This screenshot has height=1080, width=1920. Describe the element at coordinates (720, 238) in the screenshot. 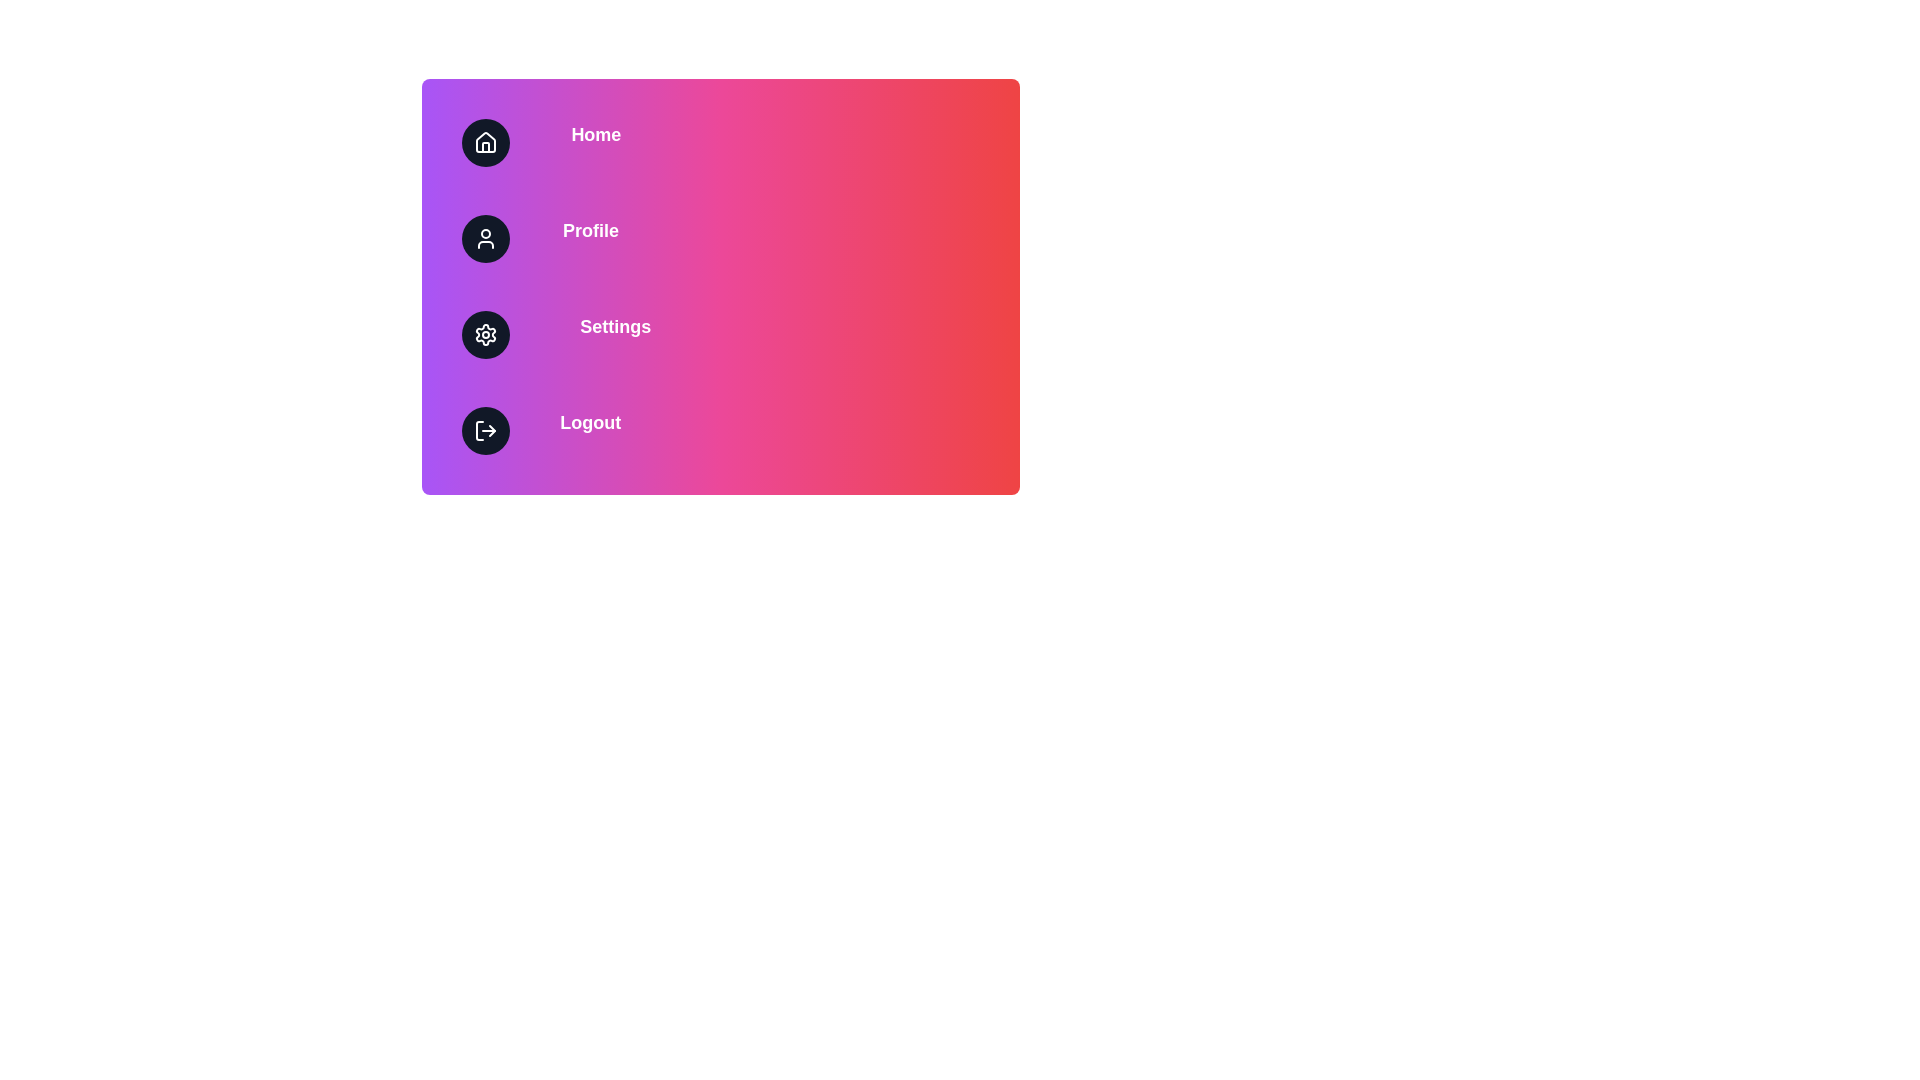

I see `the menu item labeled Profile to reveal its description` at that location.